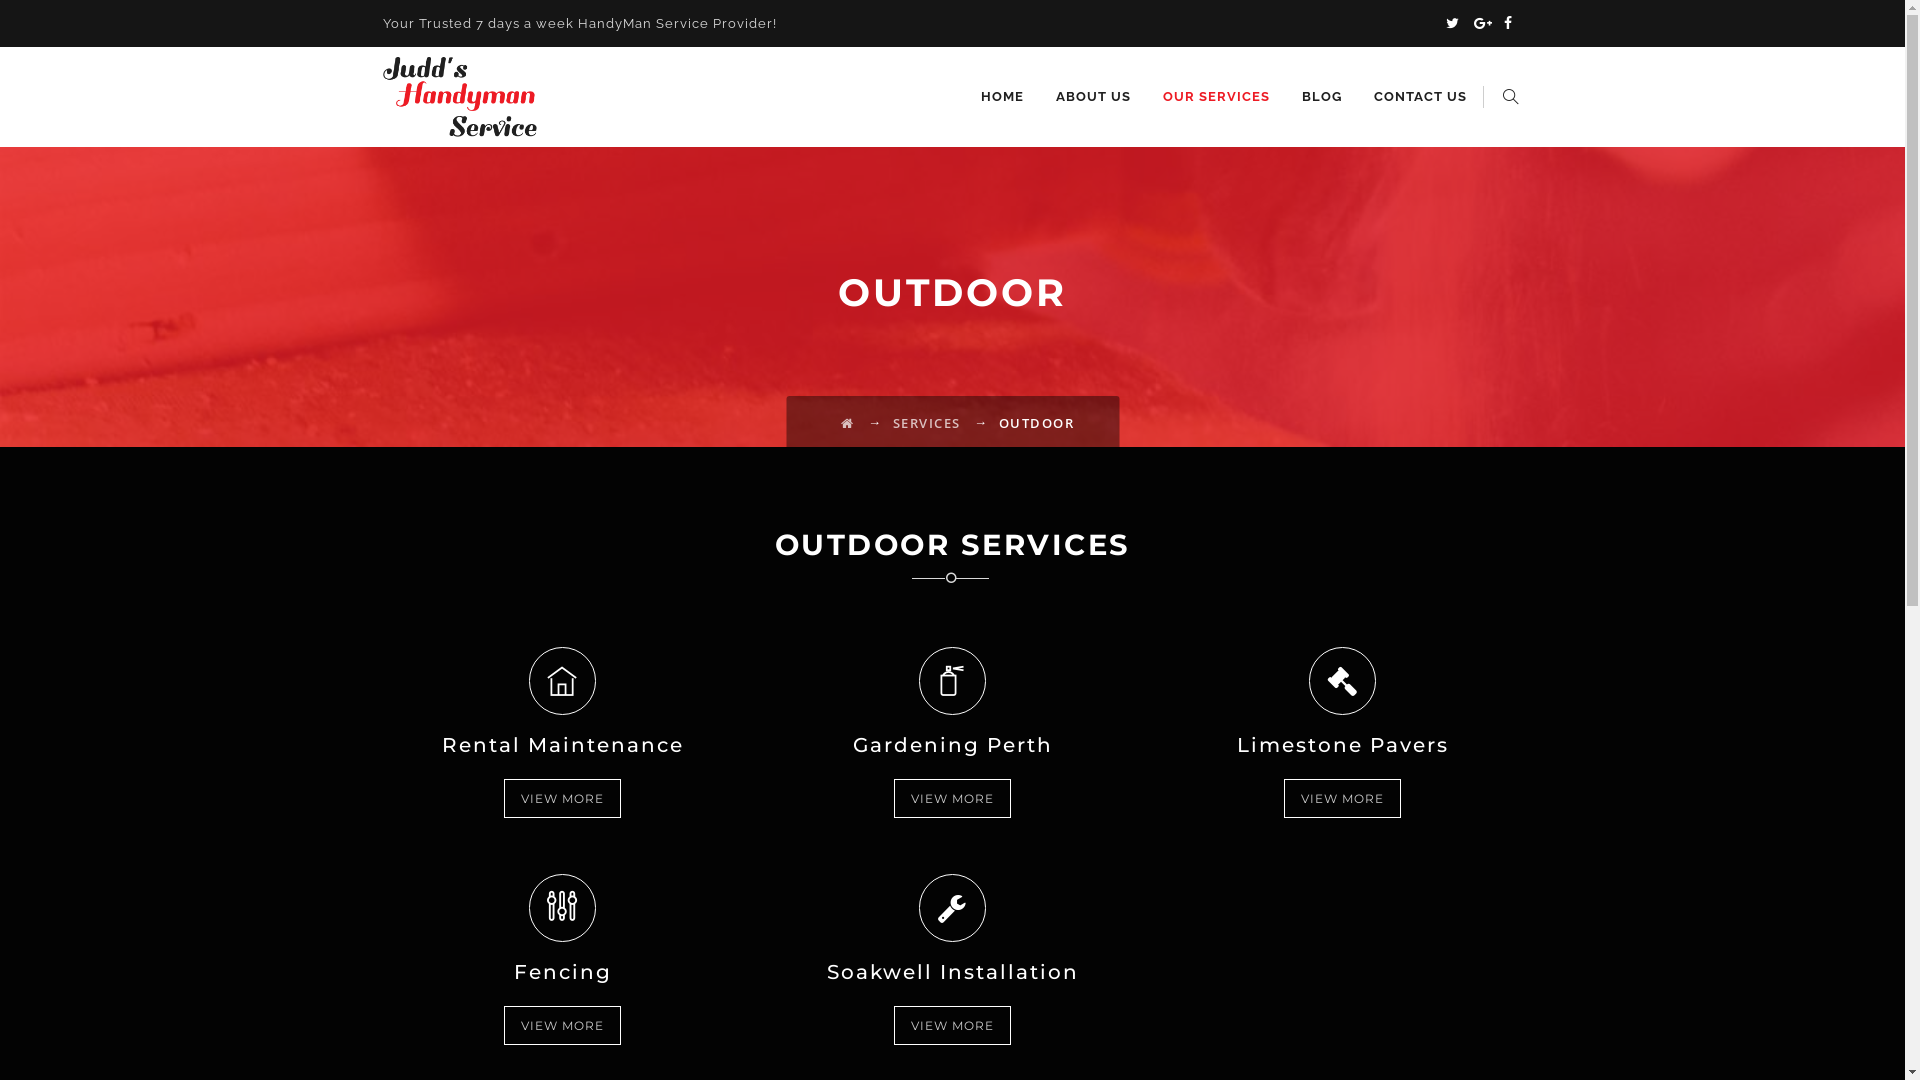  Describe the element at coordinates (951, 1025) in the screenshot. I see `'VIEW MORE'` at that location.